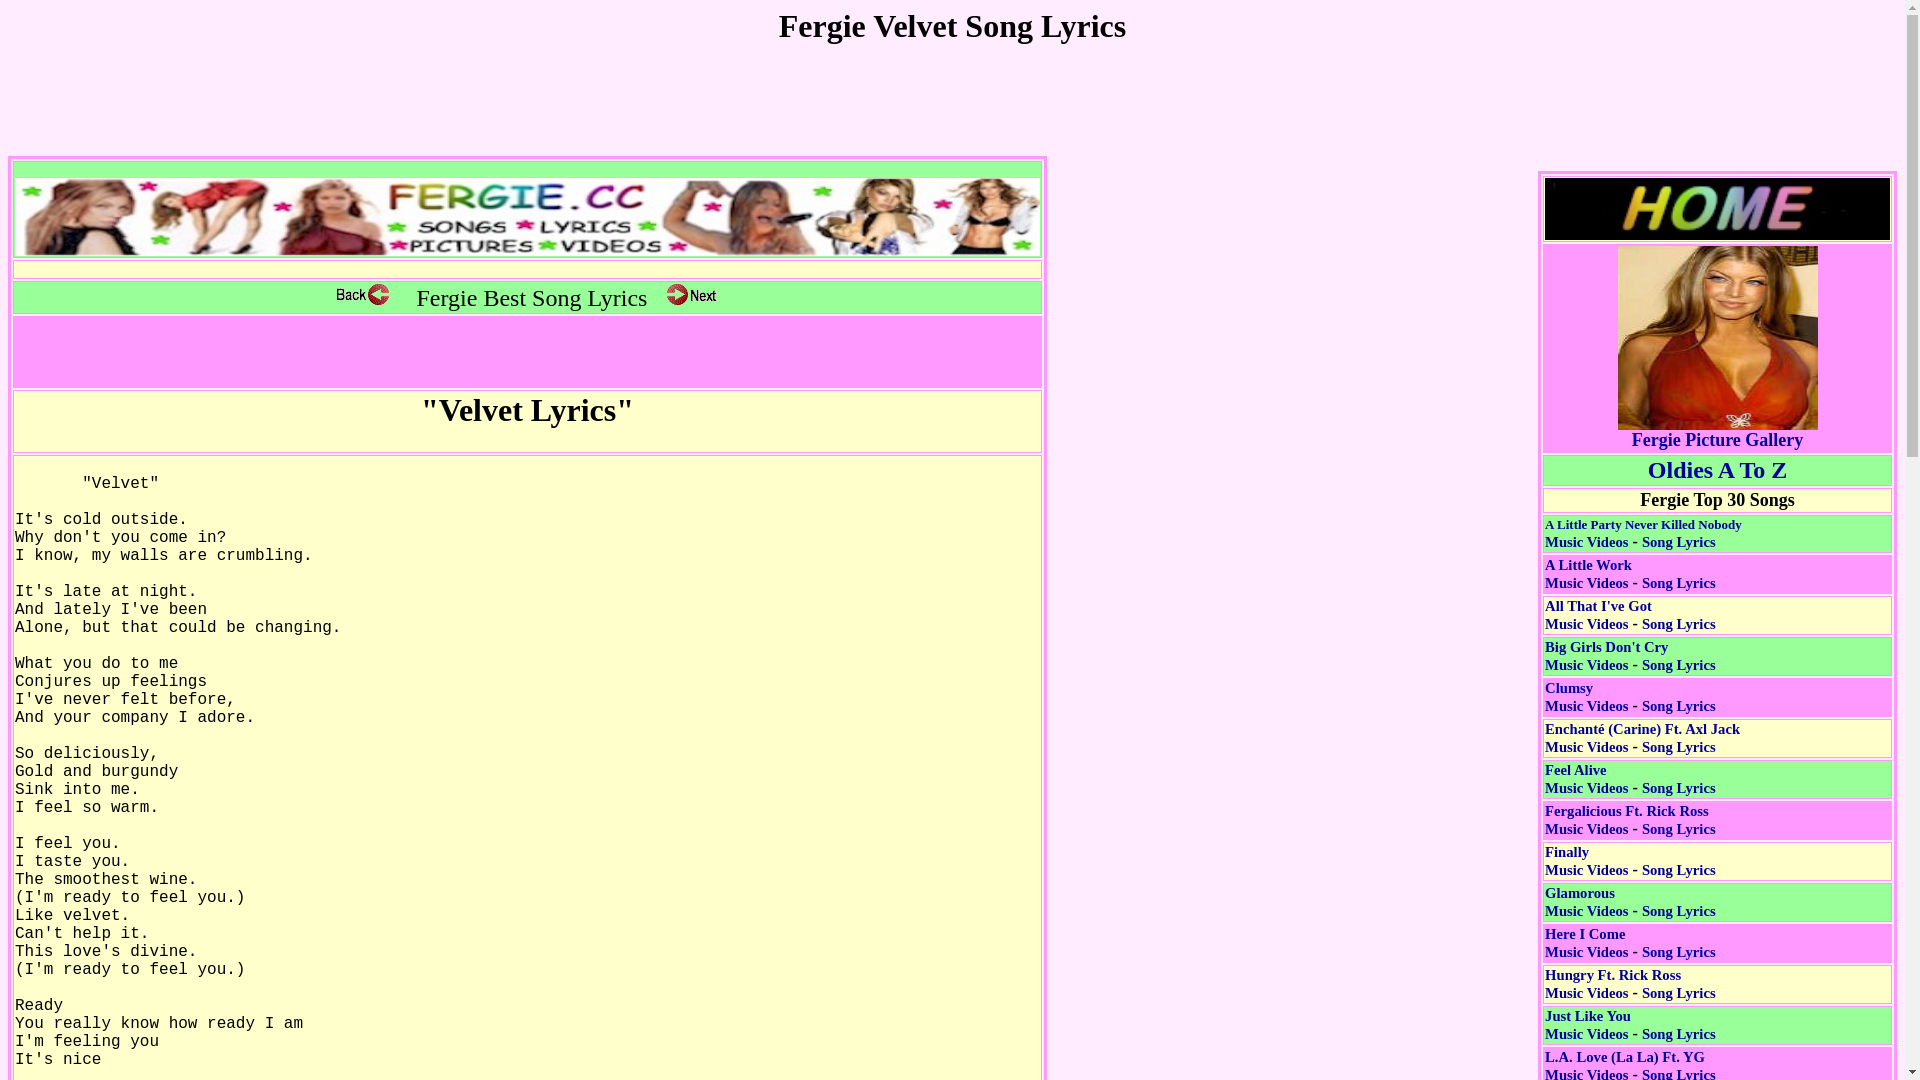  Describe the element at coordinates (1544, 655) in the screenshot. I see `'Big Girls Don't Cry` at that location.